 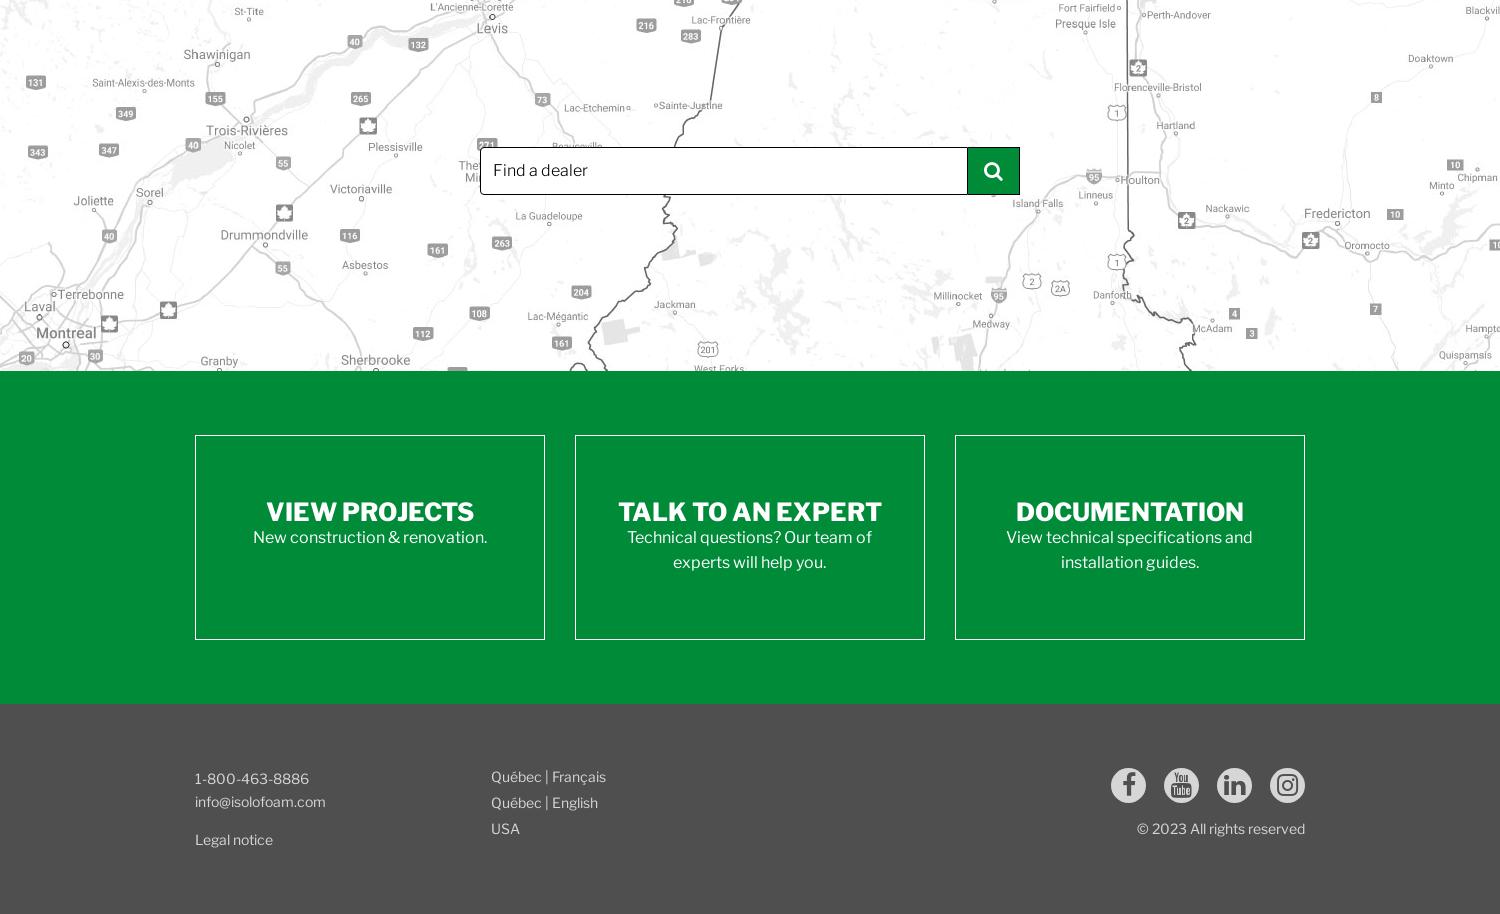 What do you see at coordinates (368, 535) in the screenshot?
I see `'New construction & renovation.'` at bounding box center [368, 535].